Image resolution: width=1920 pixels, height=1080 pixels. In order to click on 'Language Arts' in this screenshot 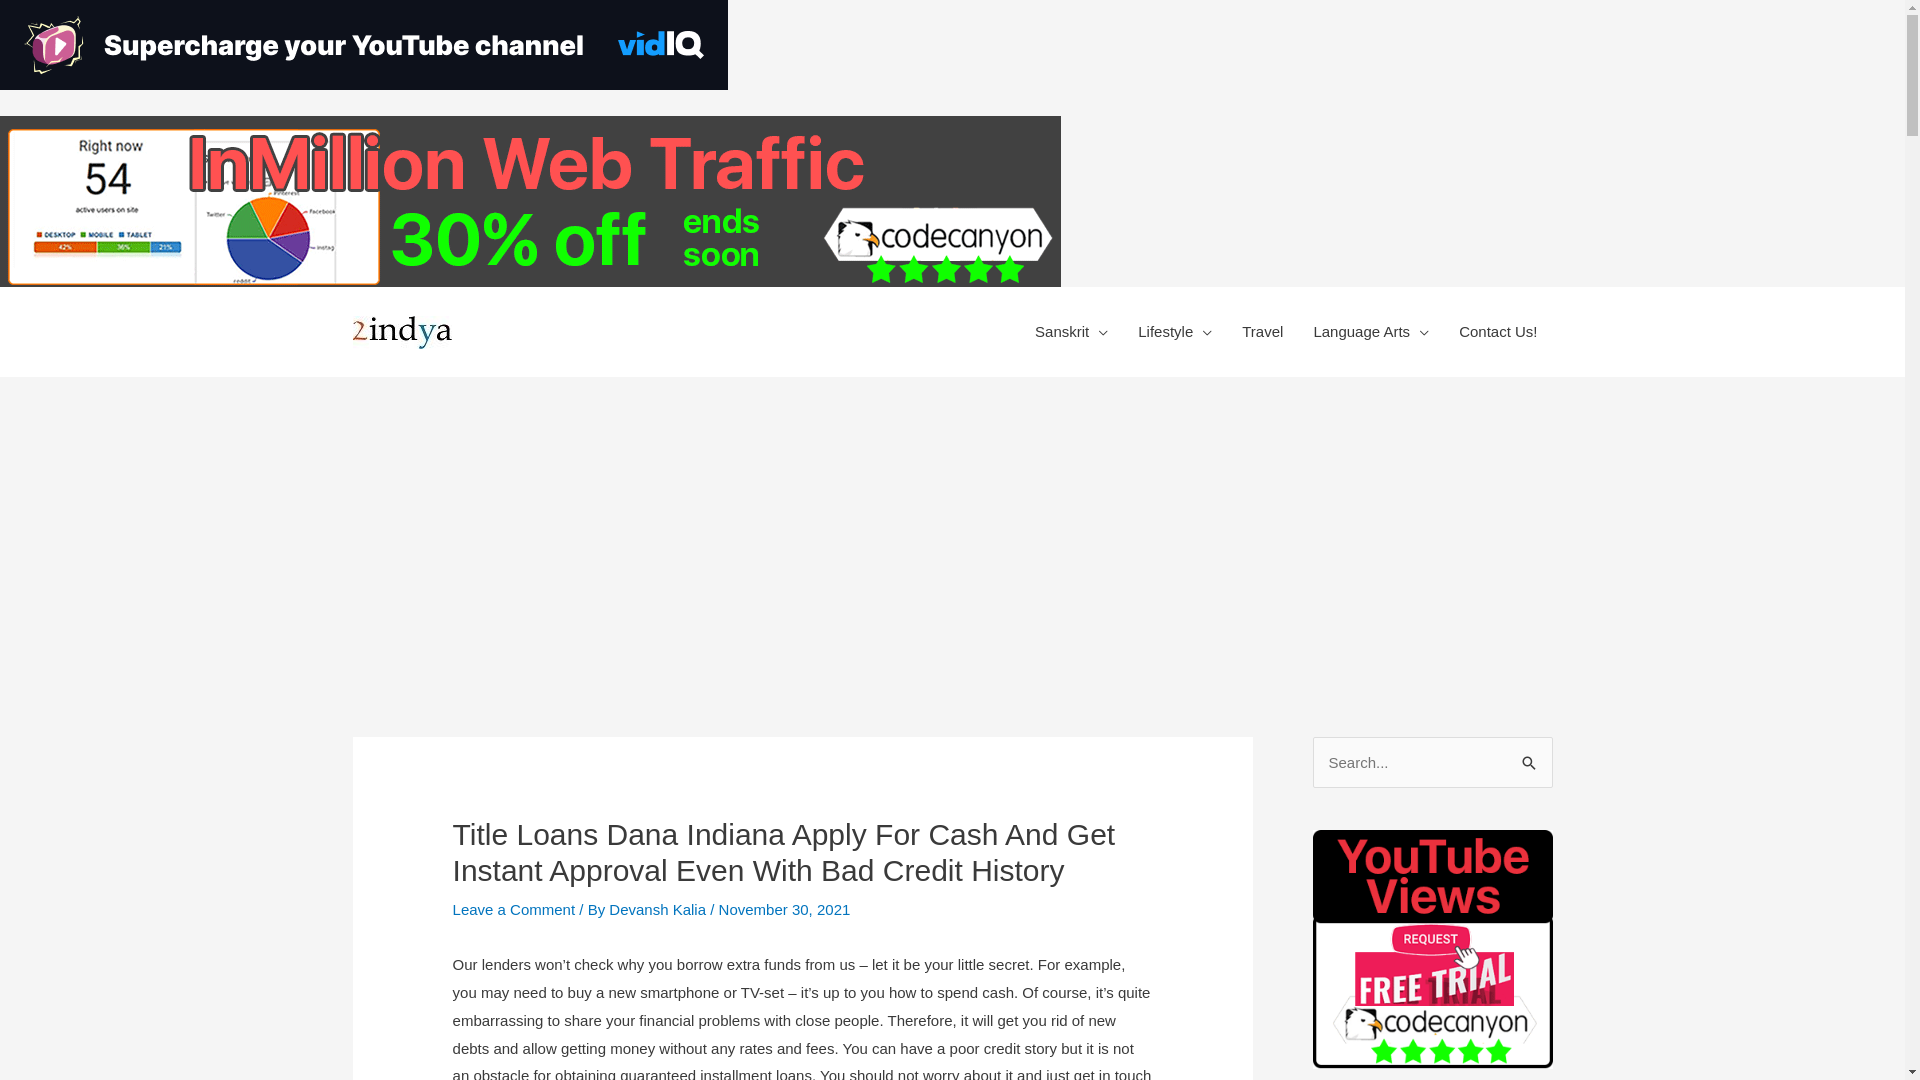, I will do `click(1370, 330)`.